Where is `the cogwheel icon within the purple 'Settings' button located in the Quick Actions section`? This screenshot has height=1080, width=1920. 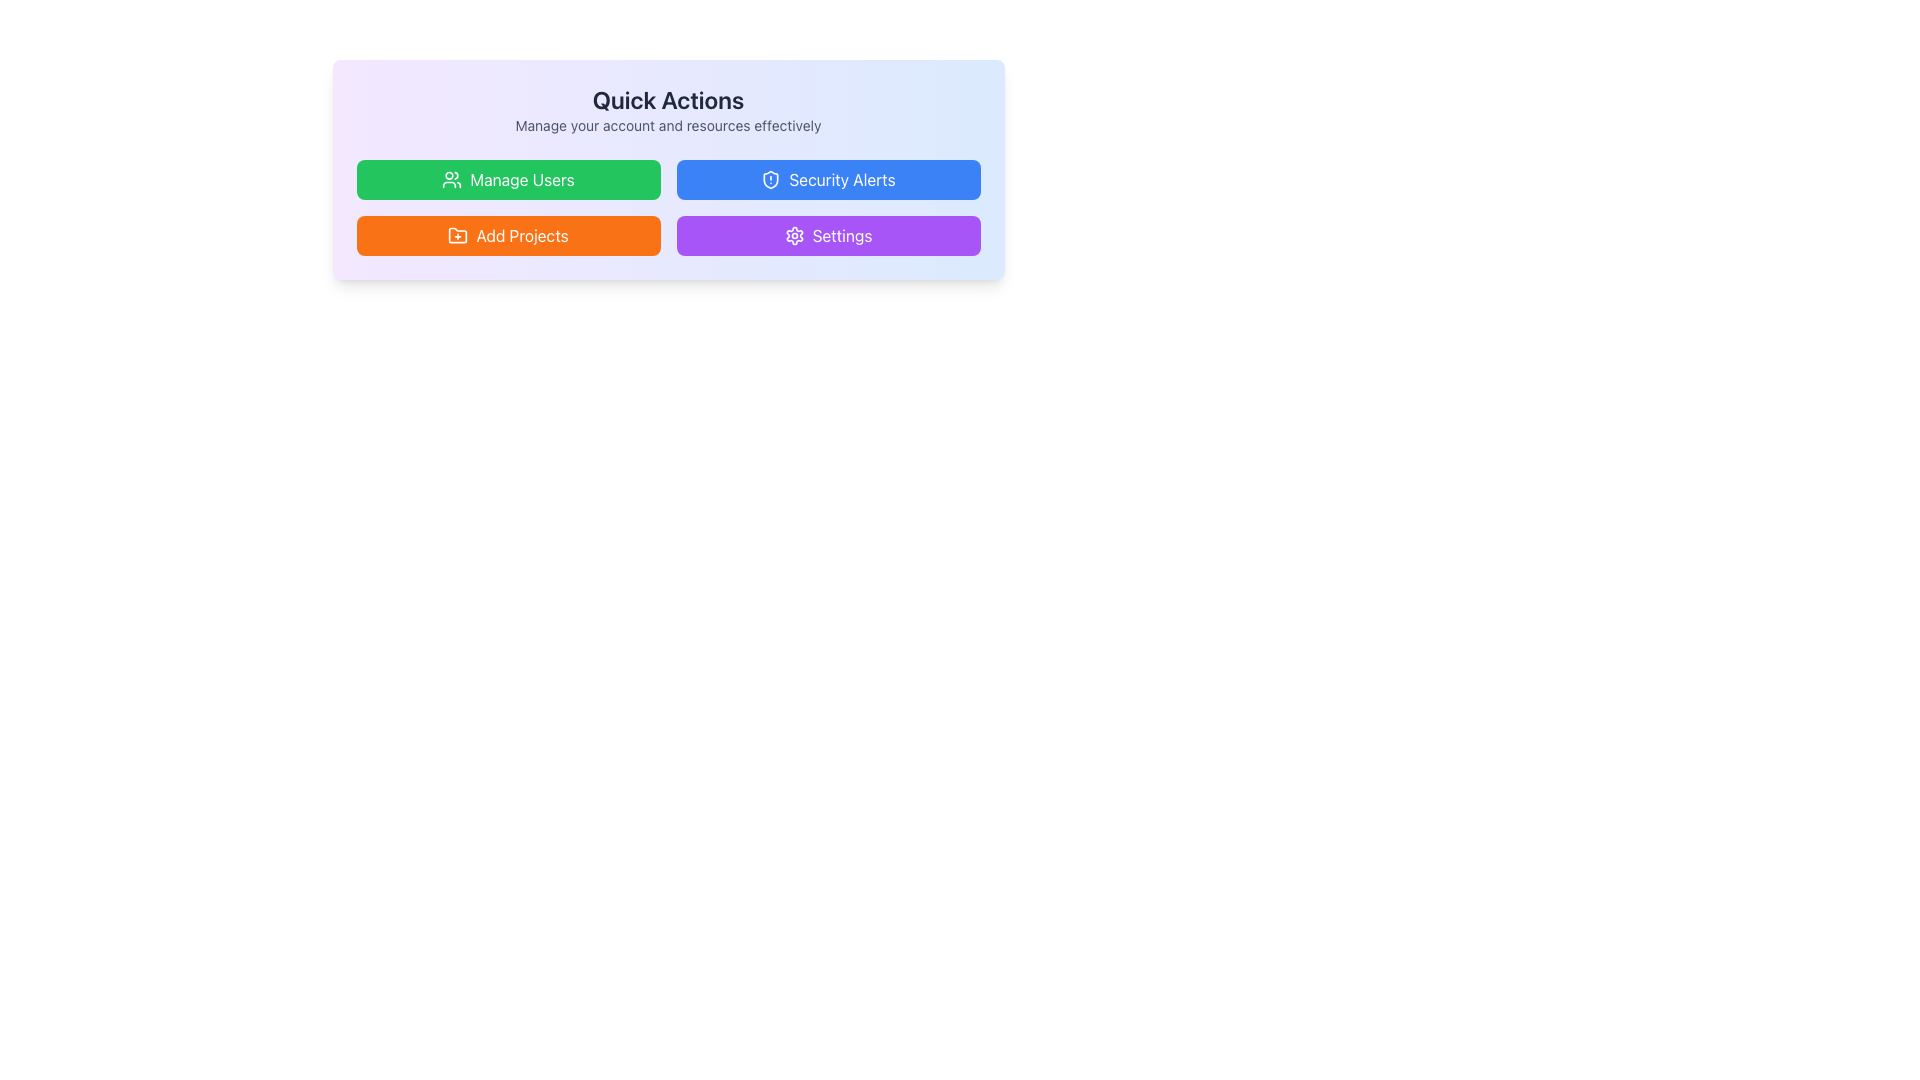
the cogwheel icon within the purple 'Settings' button located in the Quick Actions section is located at coordinates (793, 234).